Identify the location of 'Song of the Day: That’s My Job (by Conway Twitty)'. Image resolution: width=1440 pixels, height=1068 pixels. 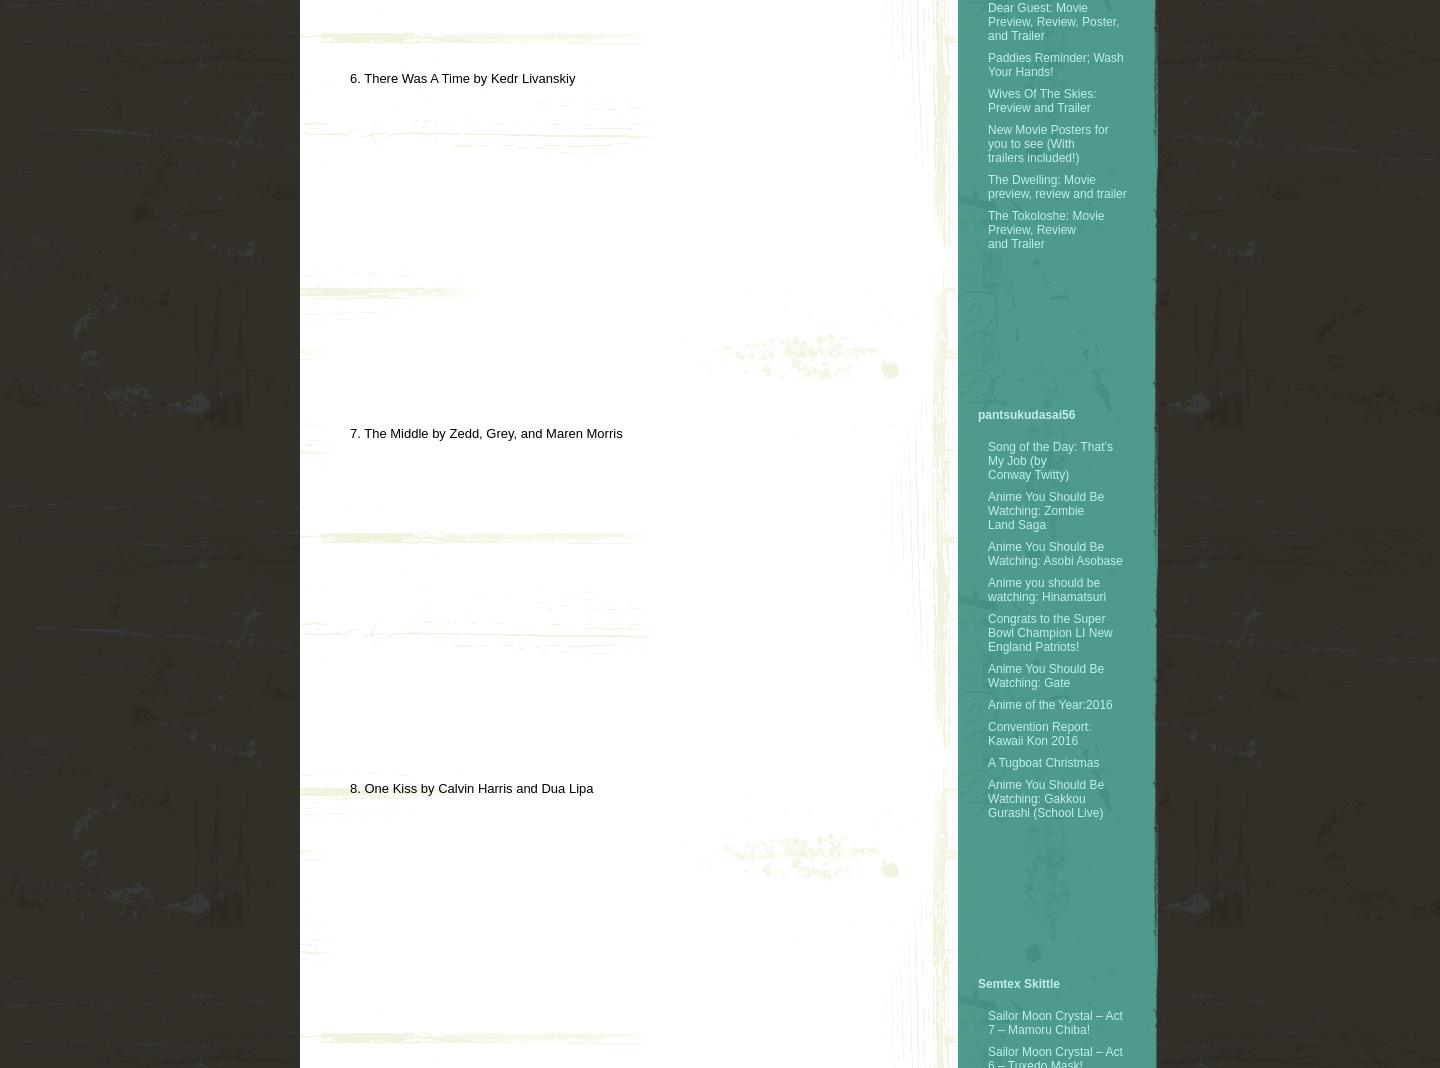
(1050, 459).